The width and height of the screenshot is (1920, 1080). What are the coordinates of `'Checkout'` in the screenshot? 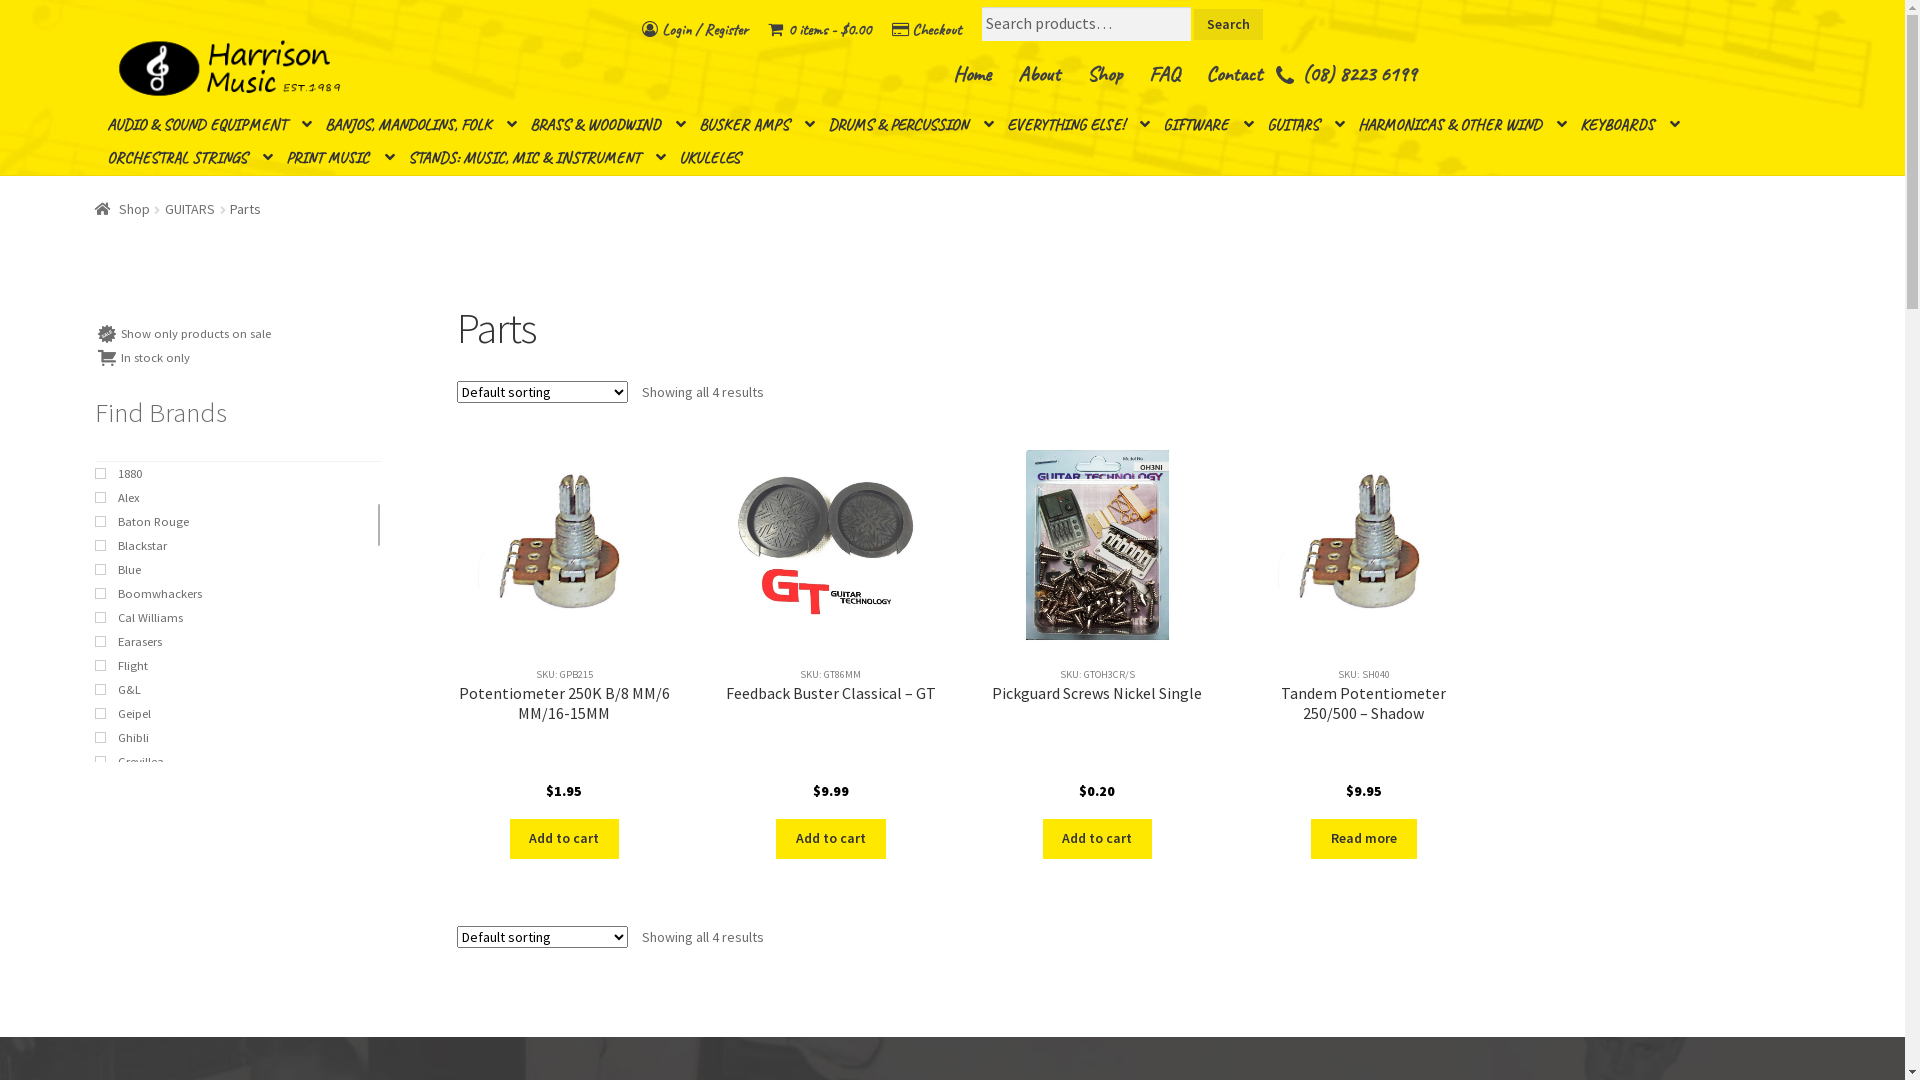 It's located at (925, 30).